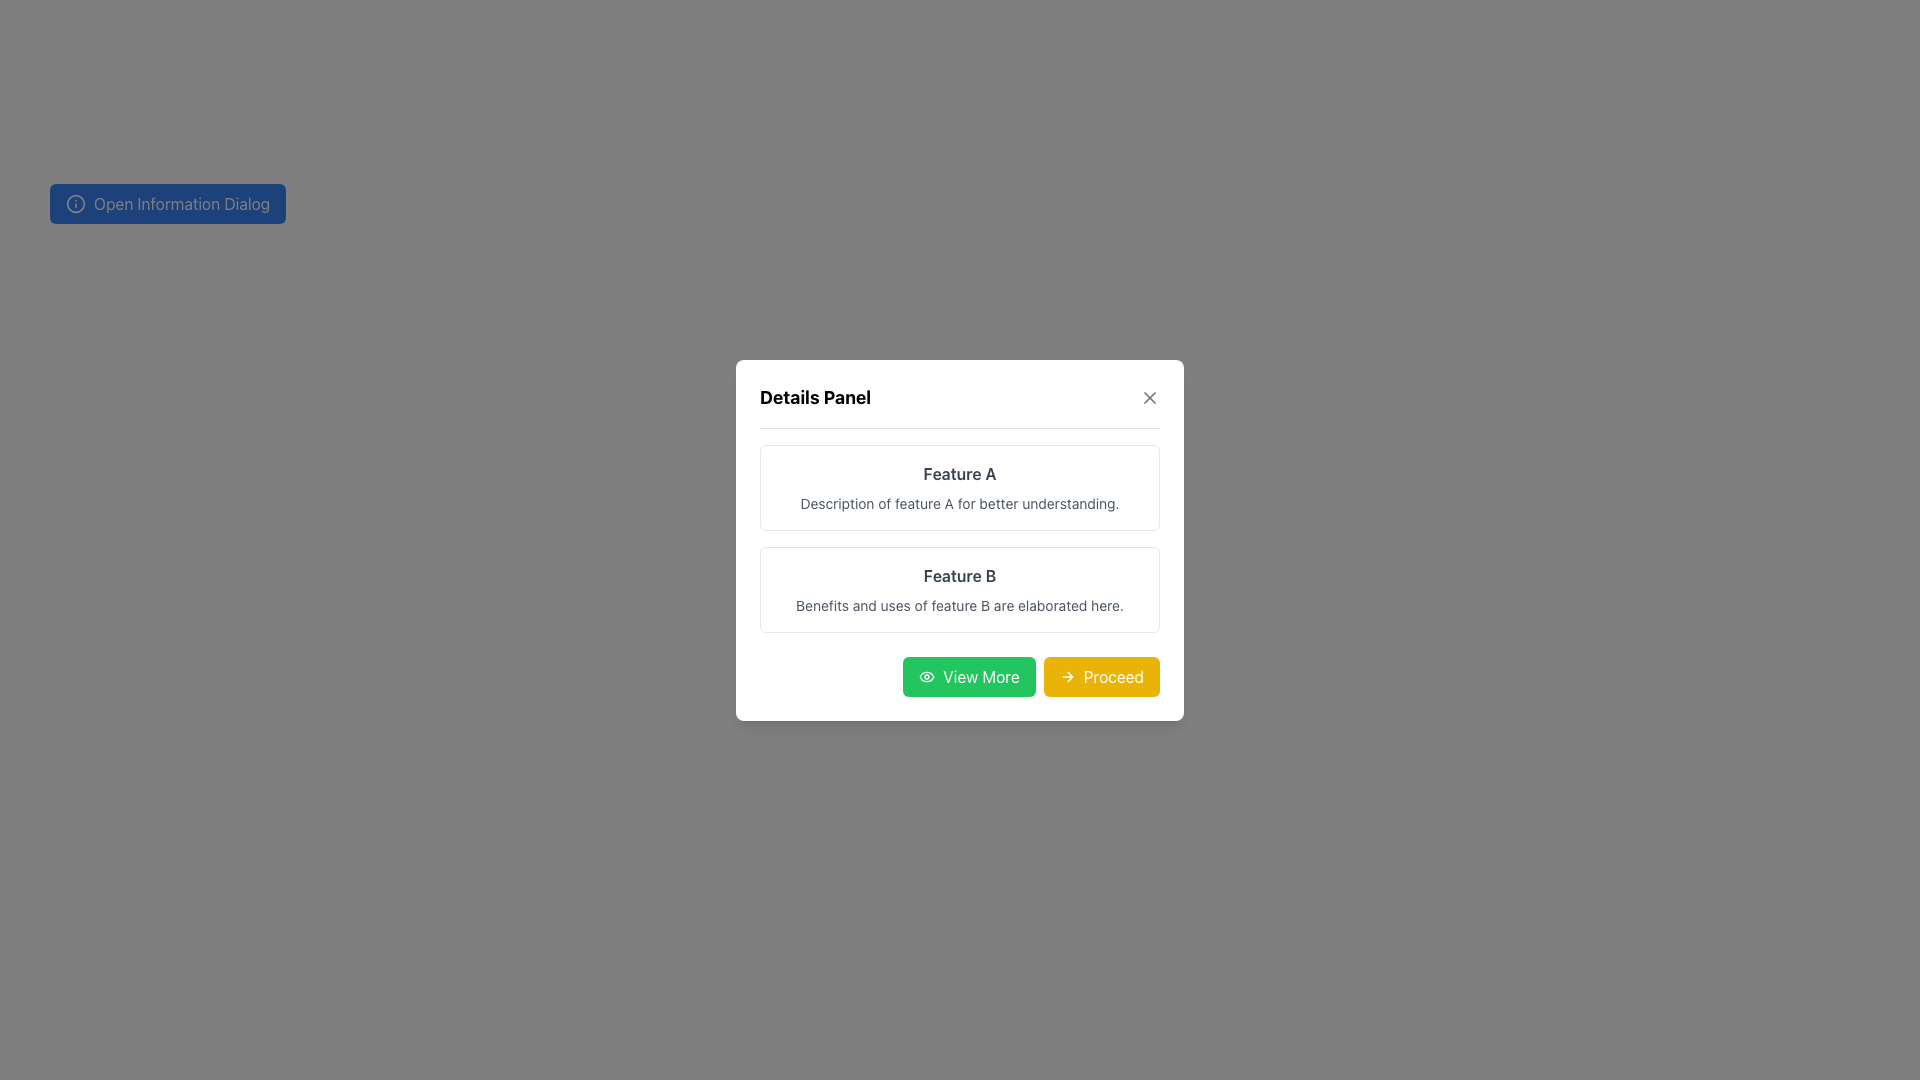  Describe the element at coordinates (969, 675) in the screenshot. I see `the green 'View More' button with rounded corners, located in the 'Details Panel' dialog box` at that location.